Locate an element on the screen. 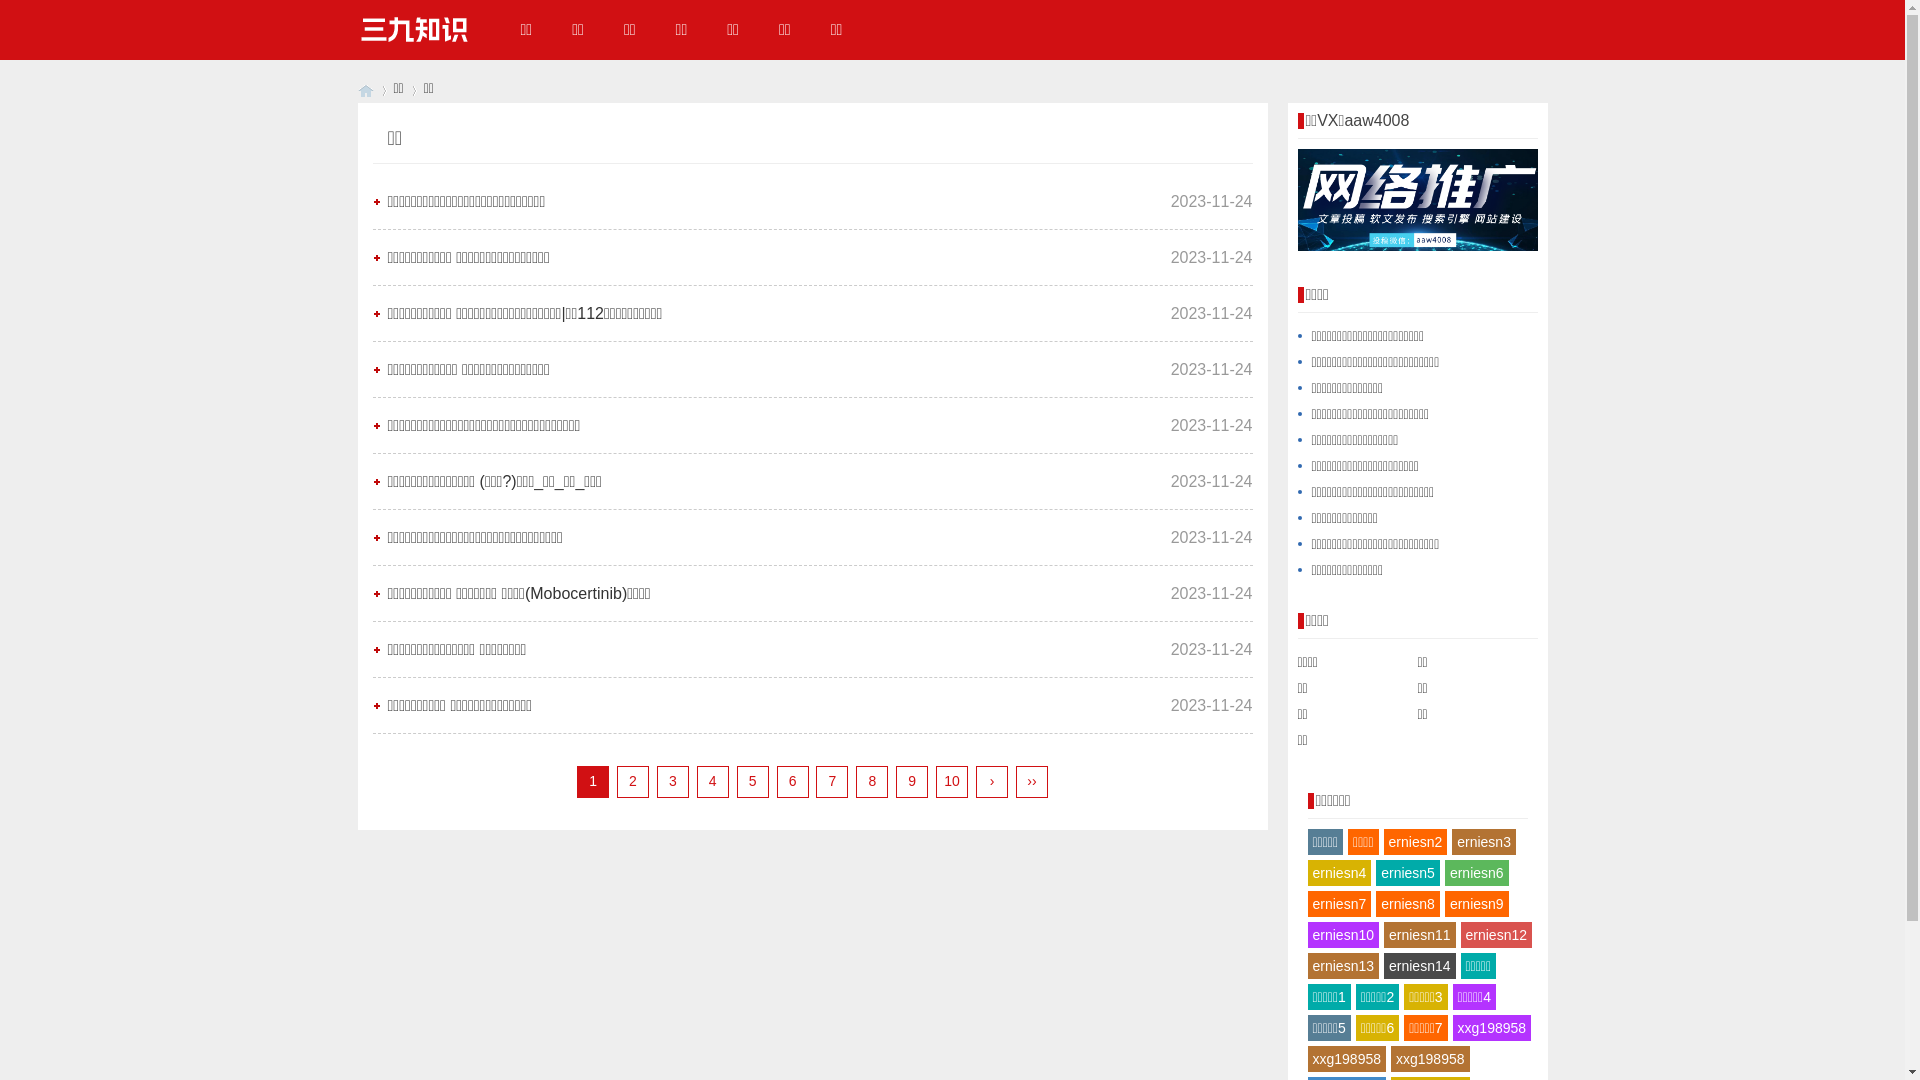 The image size is (1920, 1080). '6' is located at coordinates (776, 781).